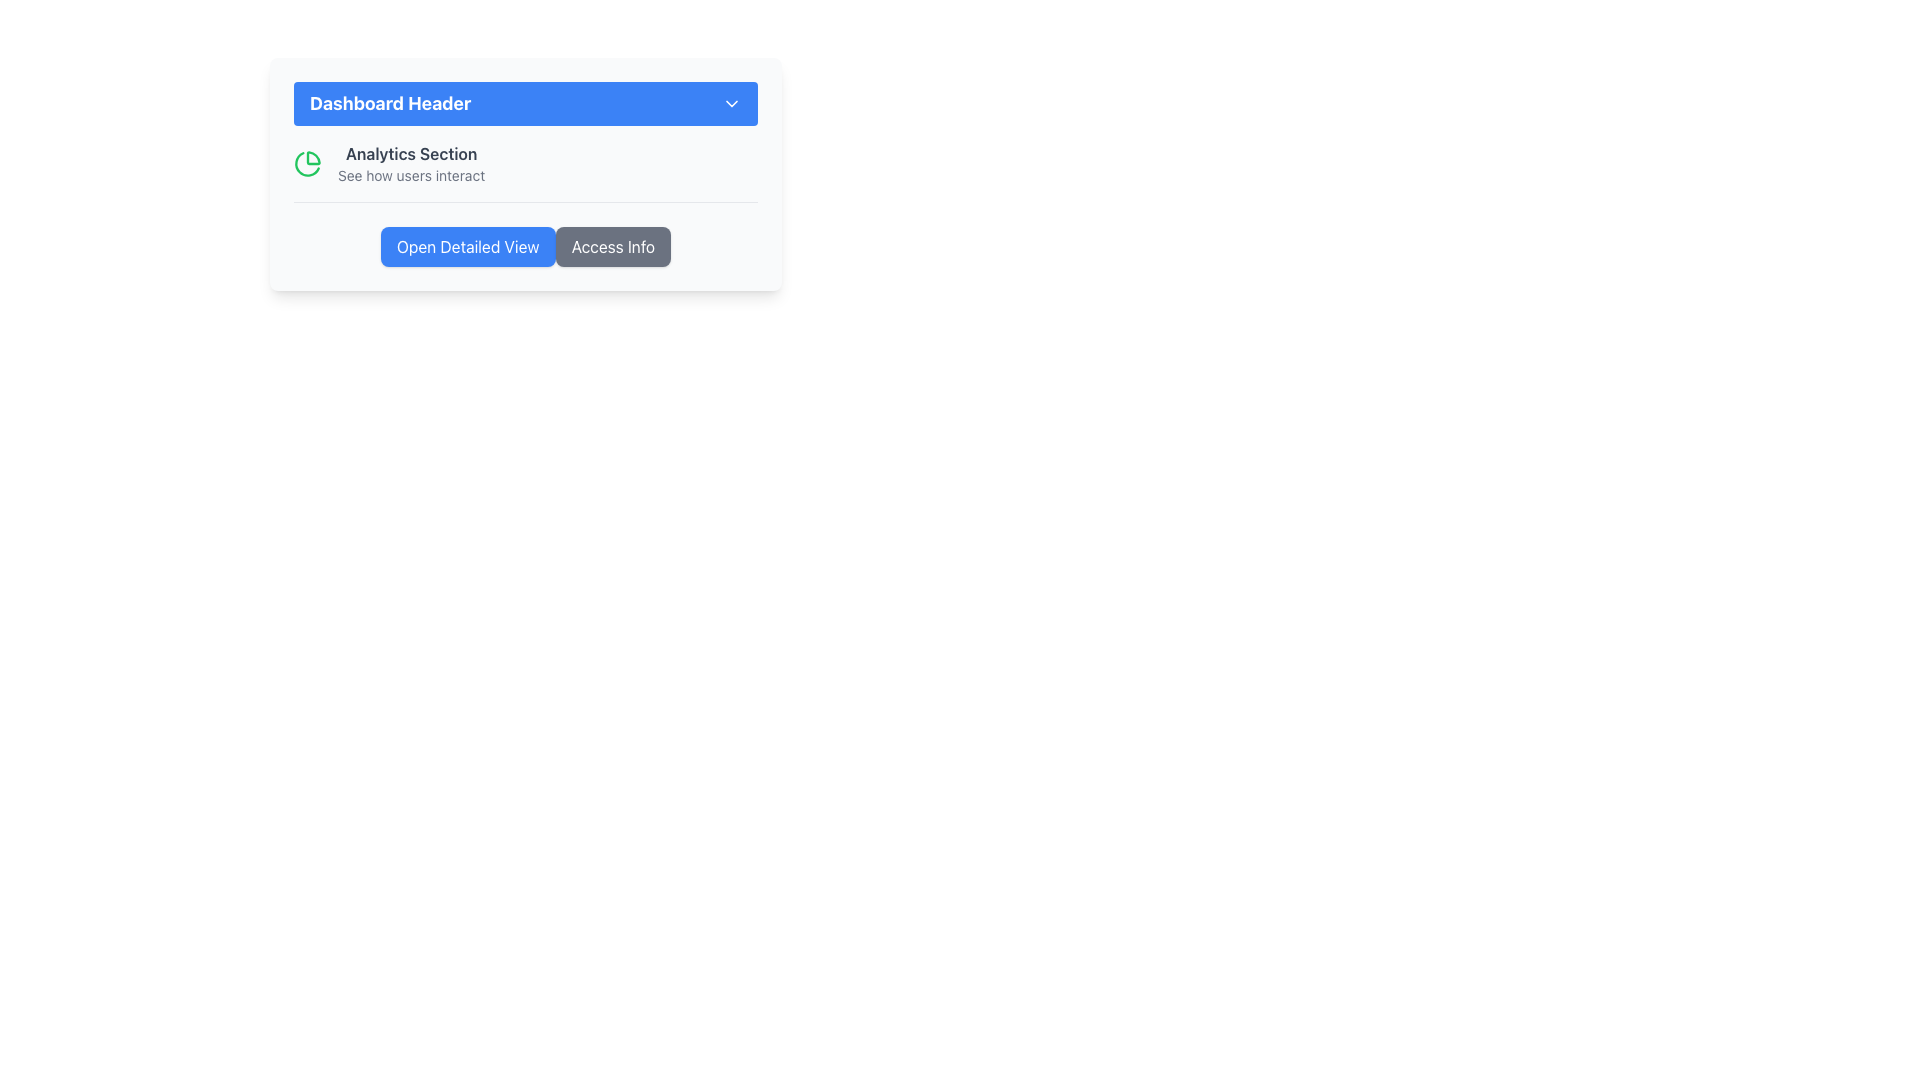 The width and height of the screenshot is (1920, 1080). Describe the element at coordinates (410, 175) in the screenshot. I see `the descriptive label text element providing supplementary information about the 'Analytics Section', located in the middle of the interface under the heading 'Analytics Section'` at that location.